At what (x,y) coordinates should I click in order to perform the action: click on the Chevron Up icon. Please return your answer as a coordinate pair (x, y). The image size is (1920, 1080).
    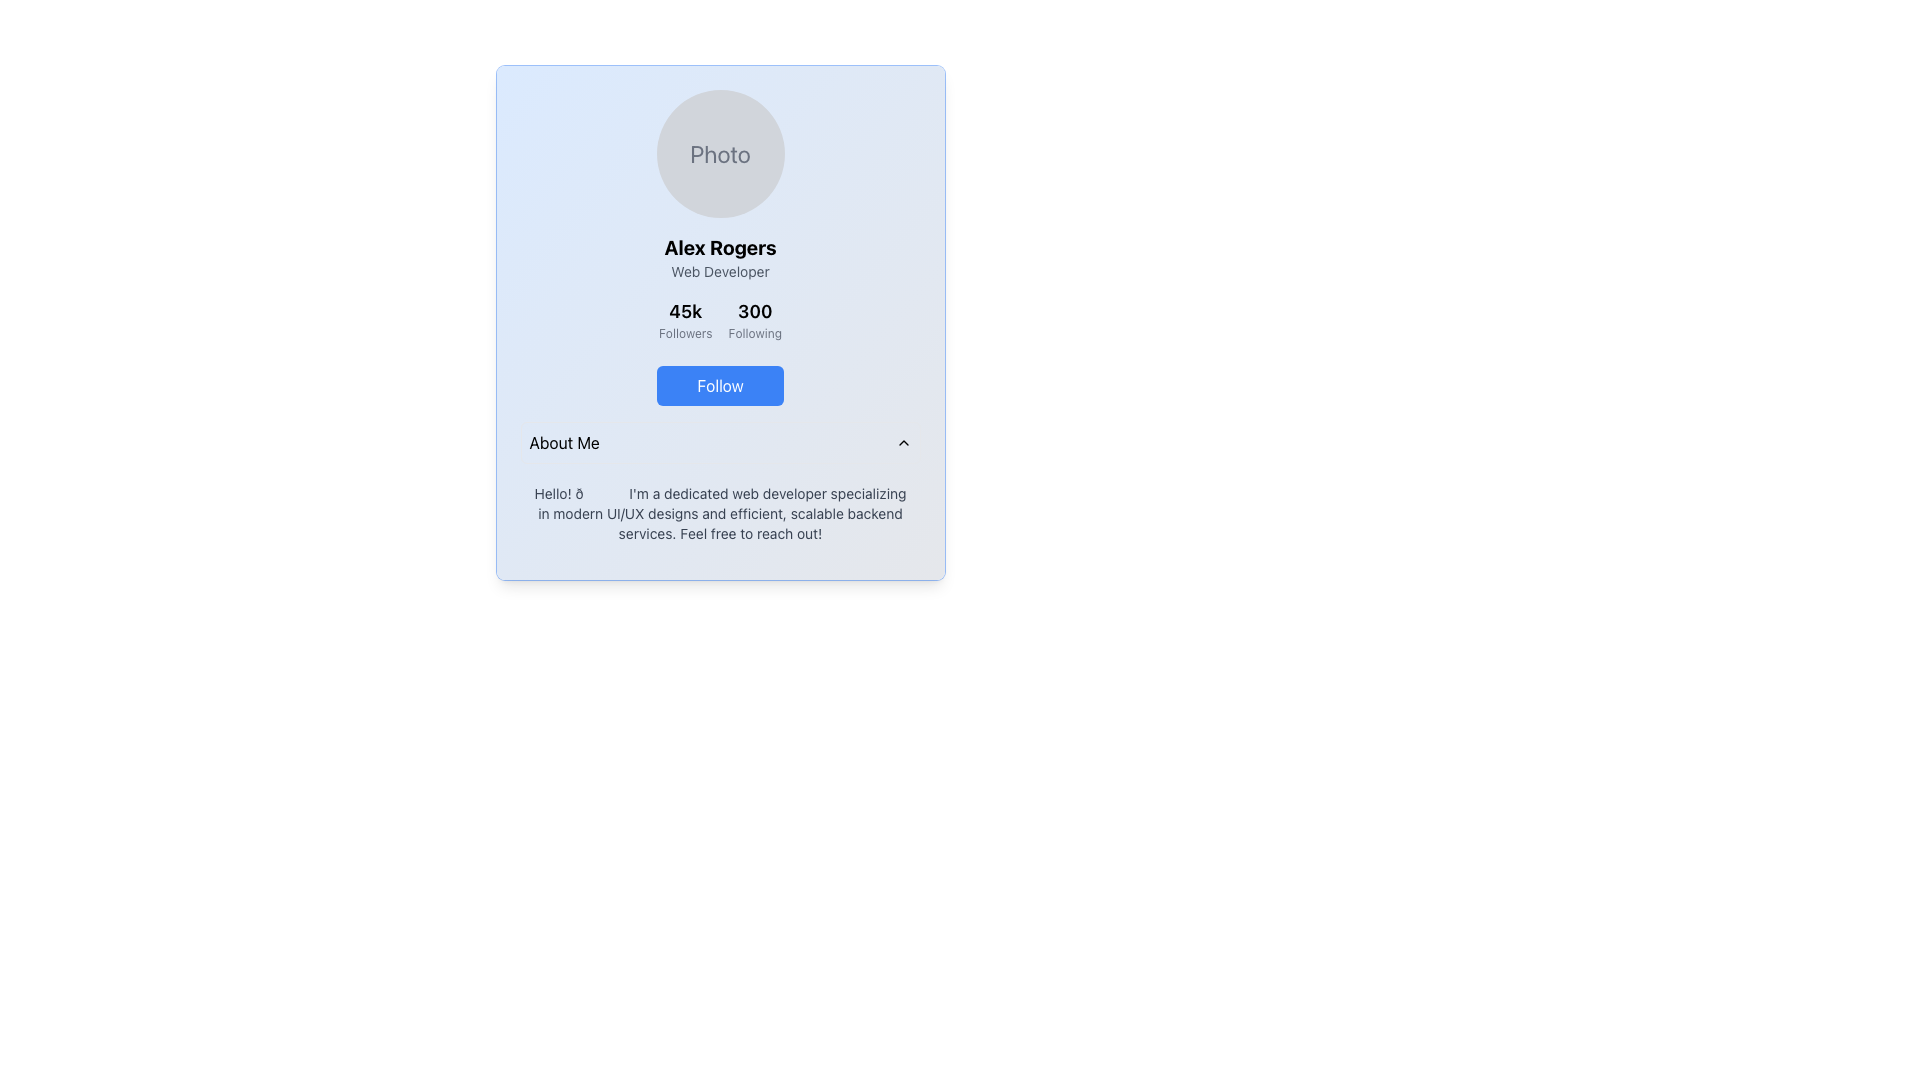
    Looking at the image, I should click on (902, 442).